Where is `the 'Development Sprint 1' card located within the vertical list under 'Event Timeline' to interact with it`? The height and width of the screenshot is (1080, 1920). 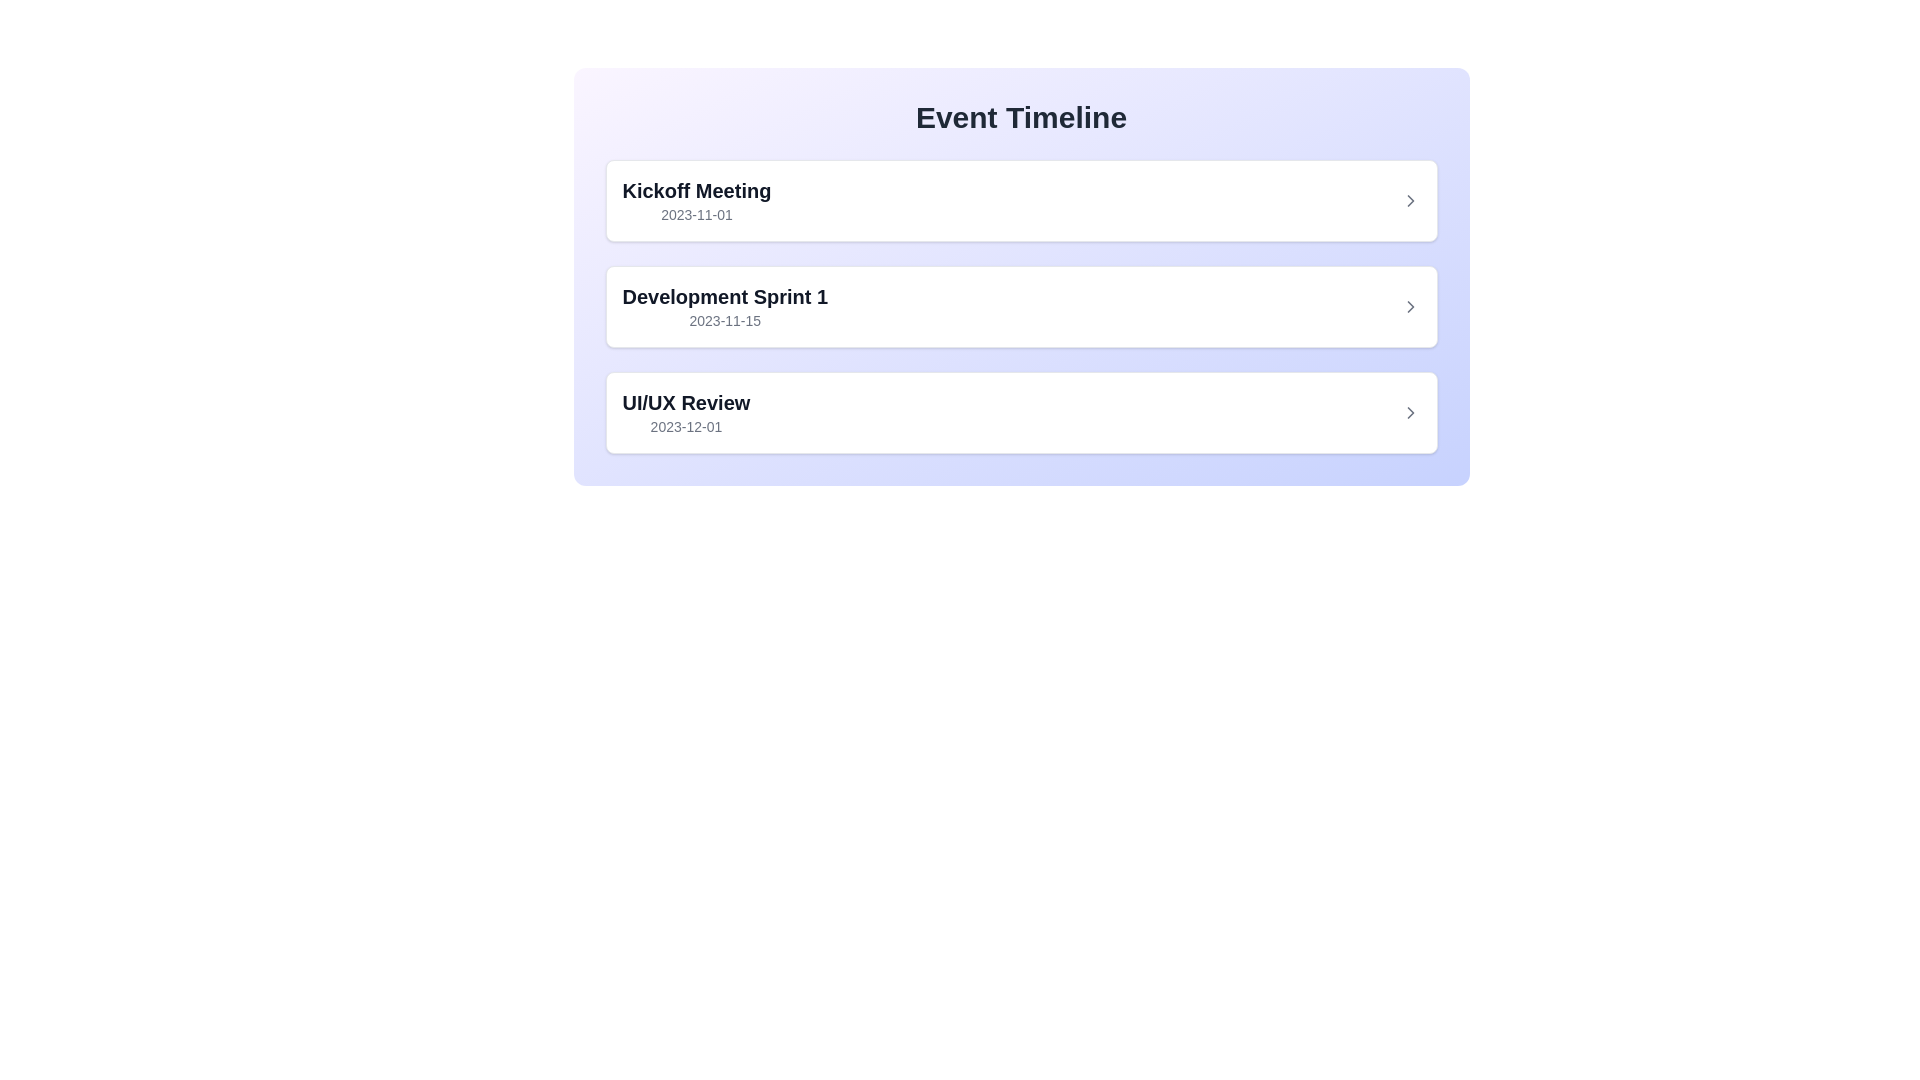 the 'Development Sprint 1' card located within the vertical list under 'Event Timeline' to interact with it is located at coordinates (1021, 307).